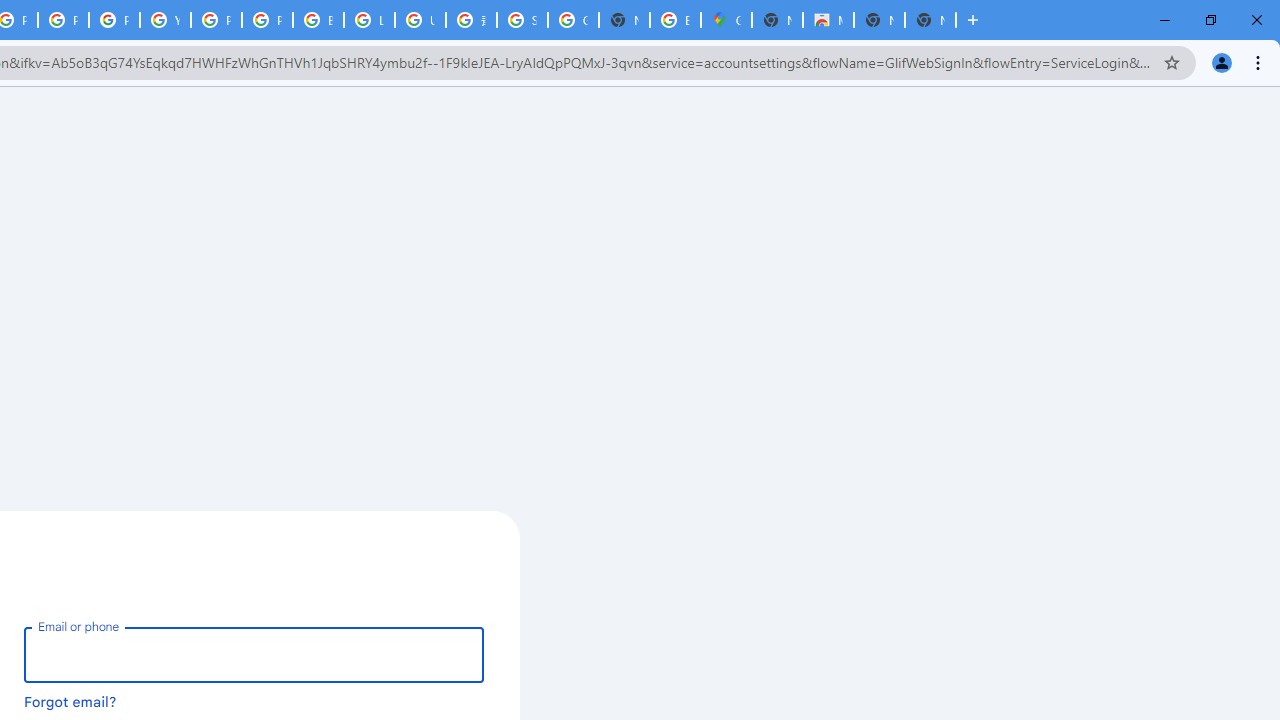 Image resolution: width=1280 pixels, height=720 pixels. Describe the element at coordinates (70, 700) in the screenshot. I see `'Forgot email?'` at that location.